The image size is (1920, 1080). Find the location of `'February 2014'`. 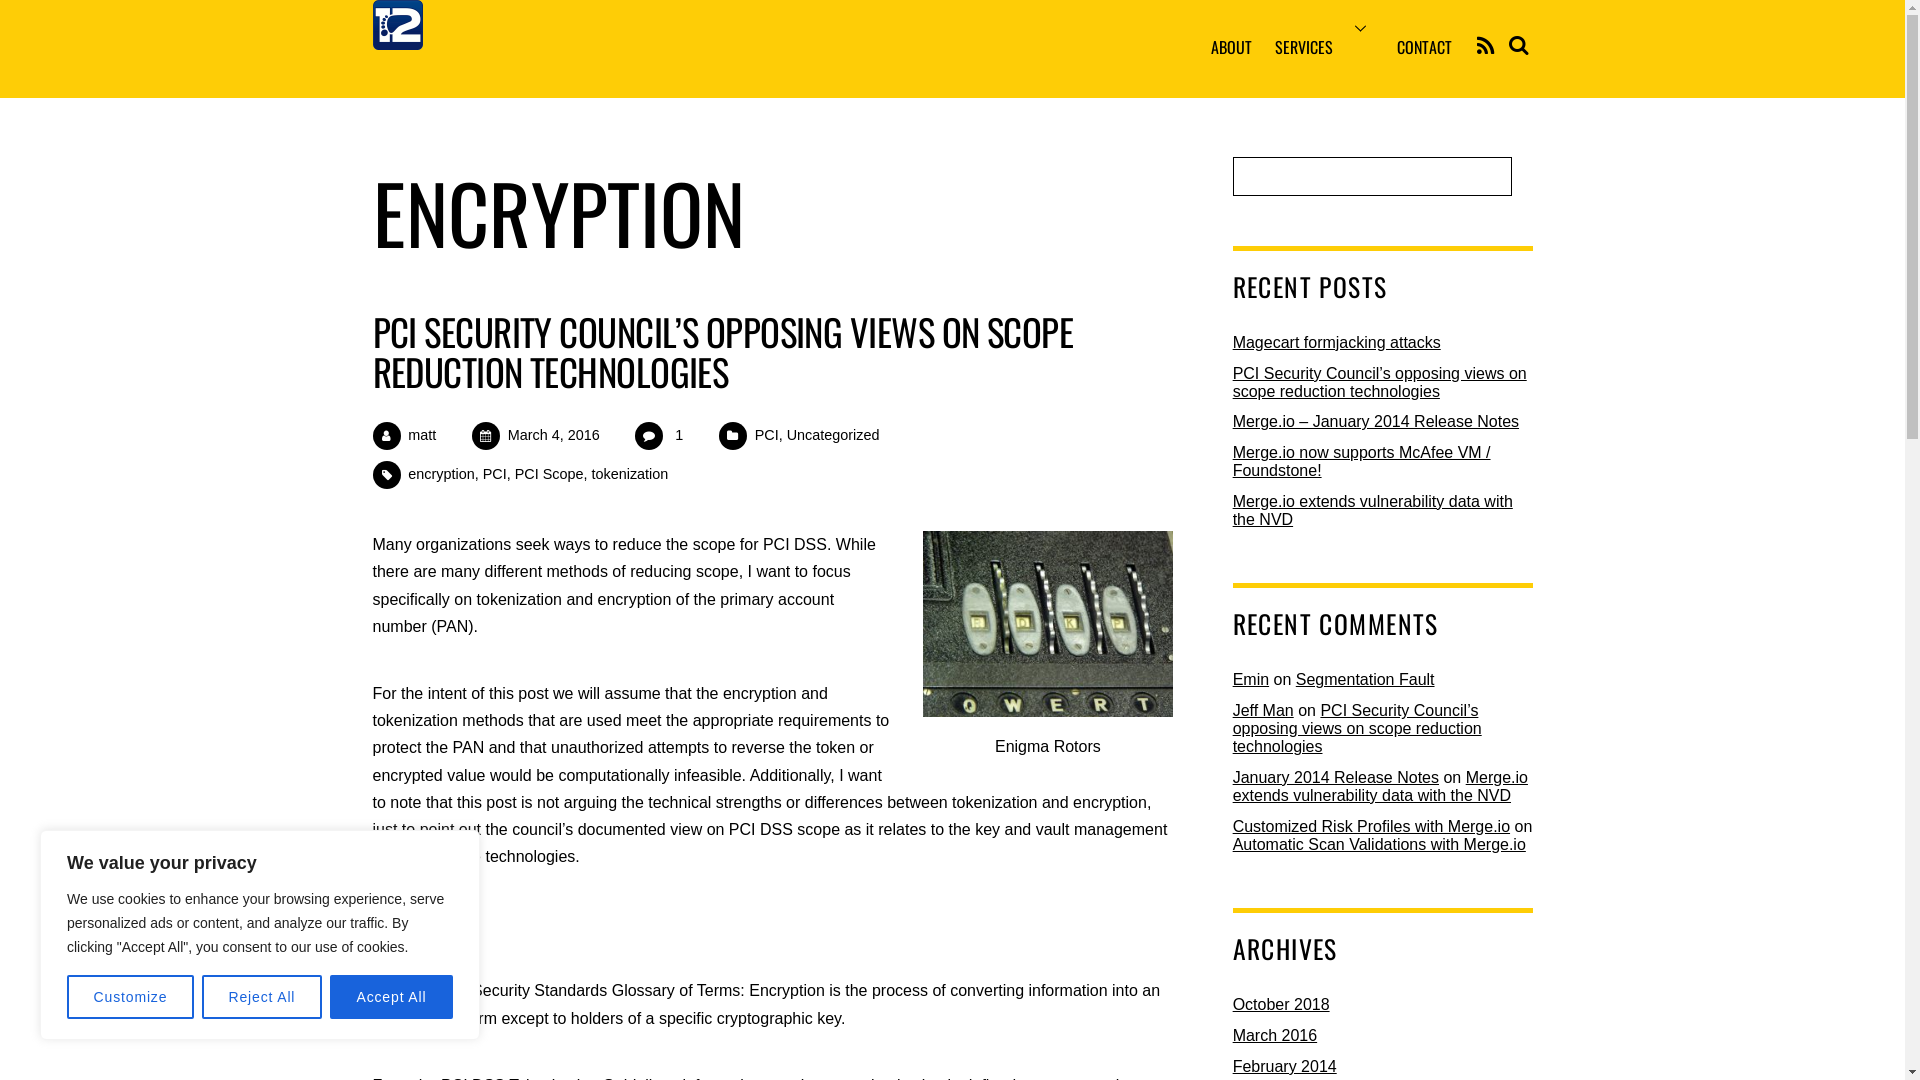

'February 2014' is located at coordinates (1232, 1065).